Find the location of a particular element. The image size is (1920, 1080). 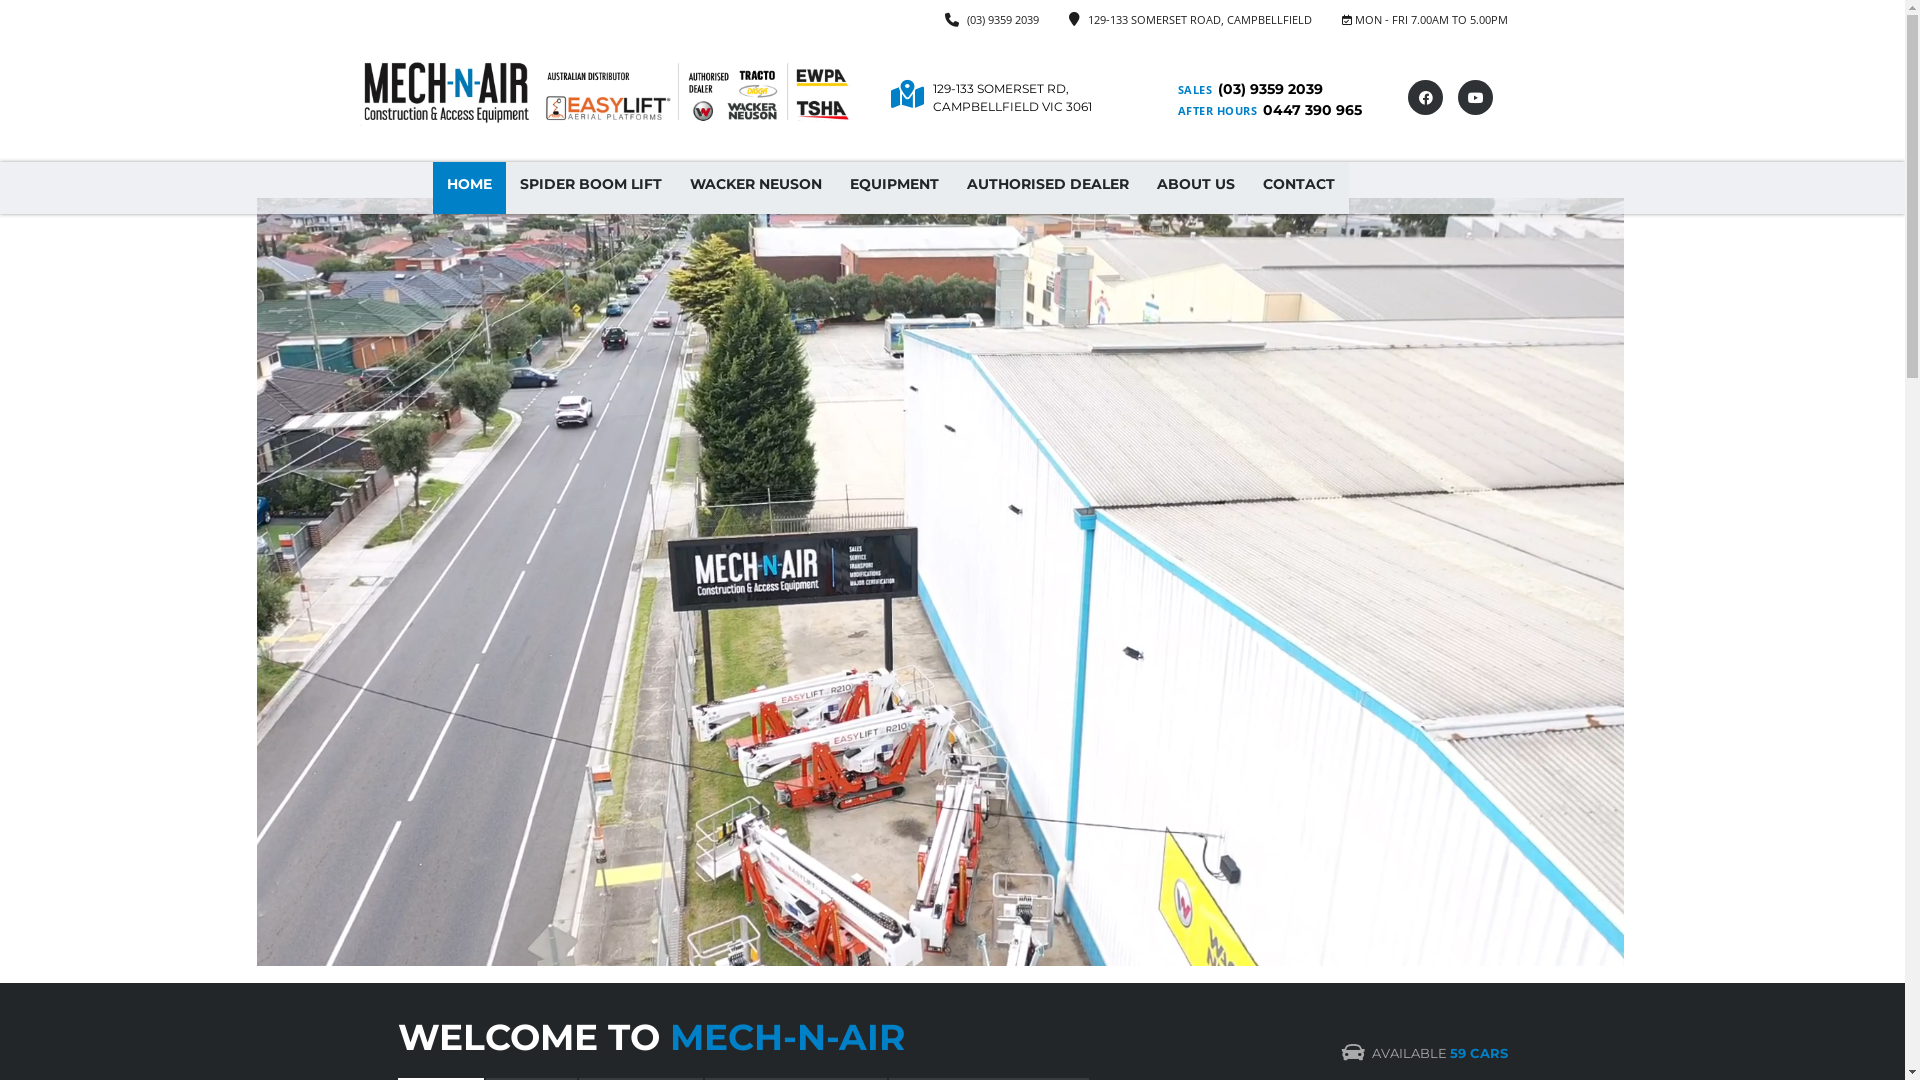

'CONTACT' is located at coordinates (1297, 188).